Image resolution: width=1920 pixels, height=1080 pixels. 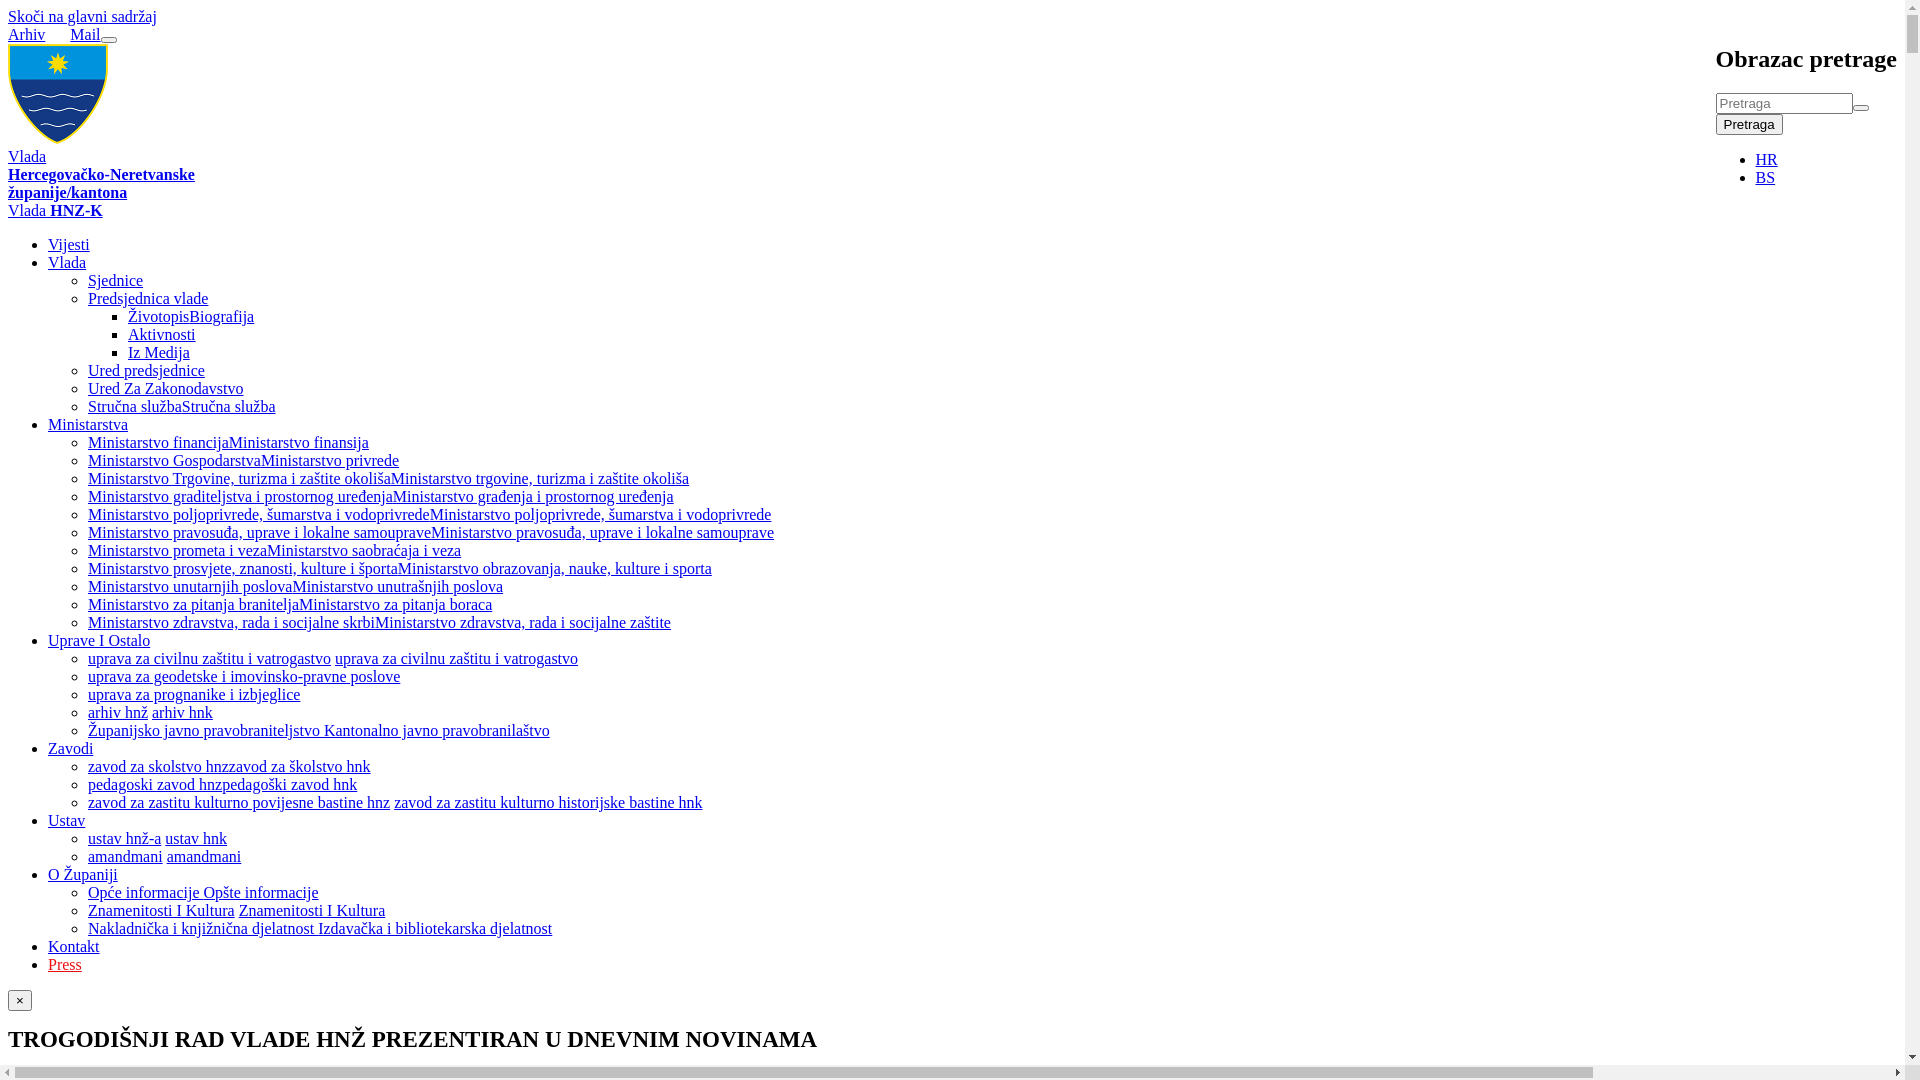 I want to click on 'HR', so click(x=1766, y=158).